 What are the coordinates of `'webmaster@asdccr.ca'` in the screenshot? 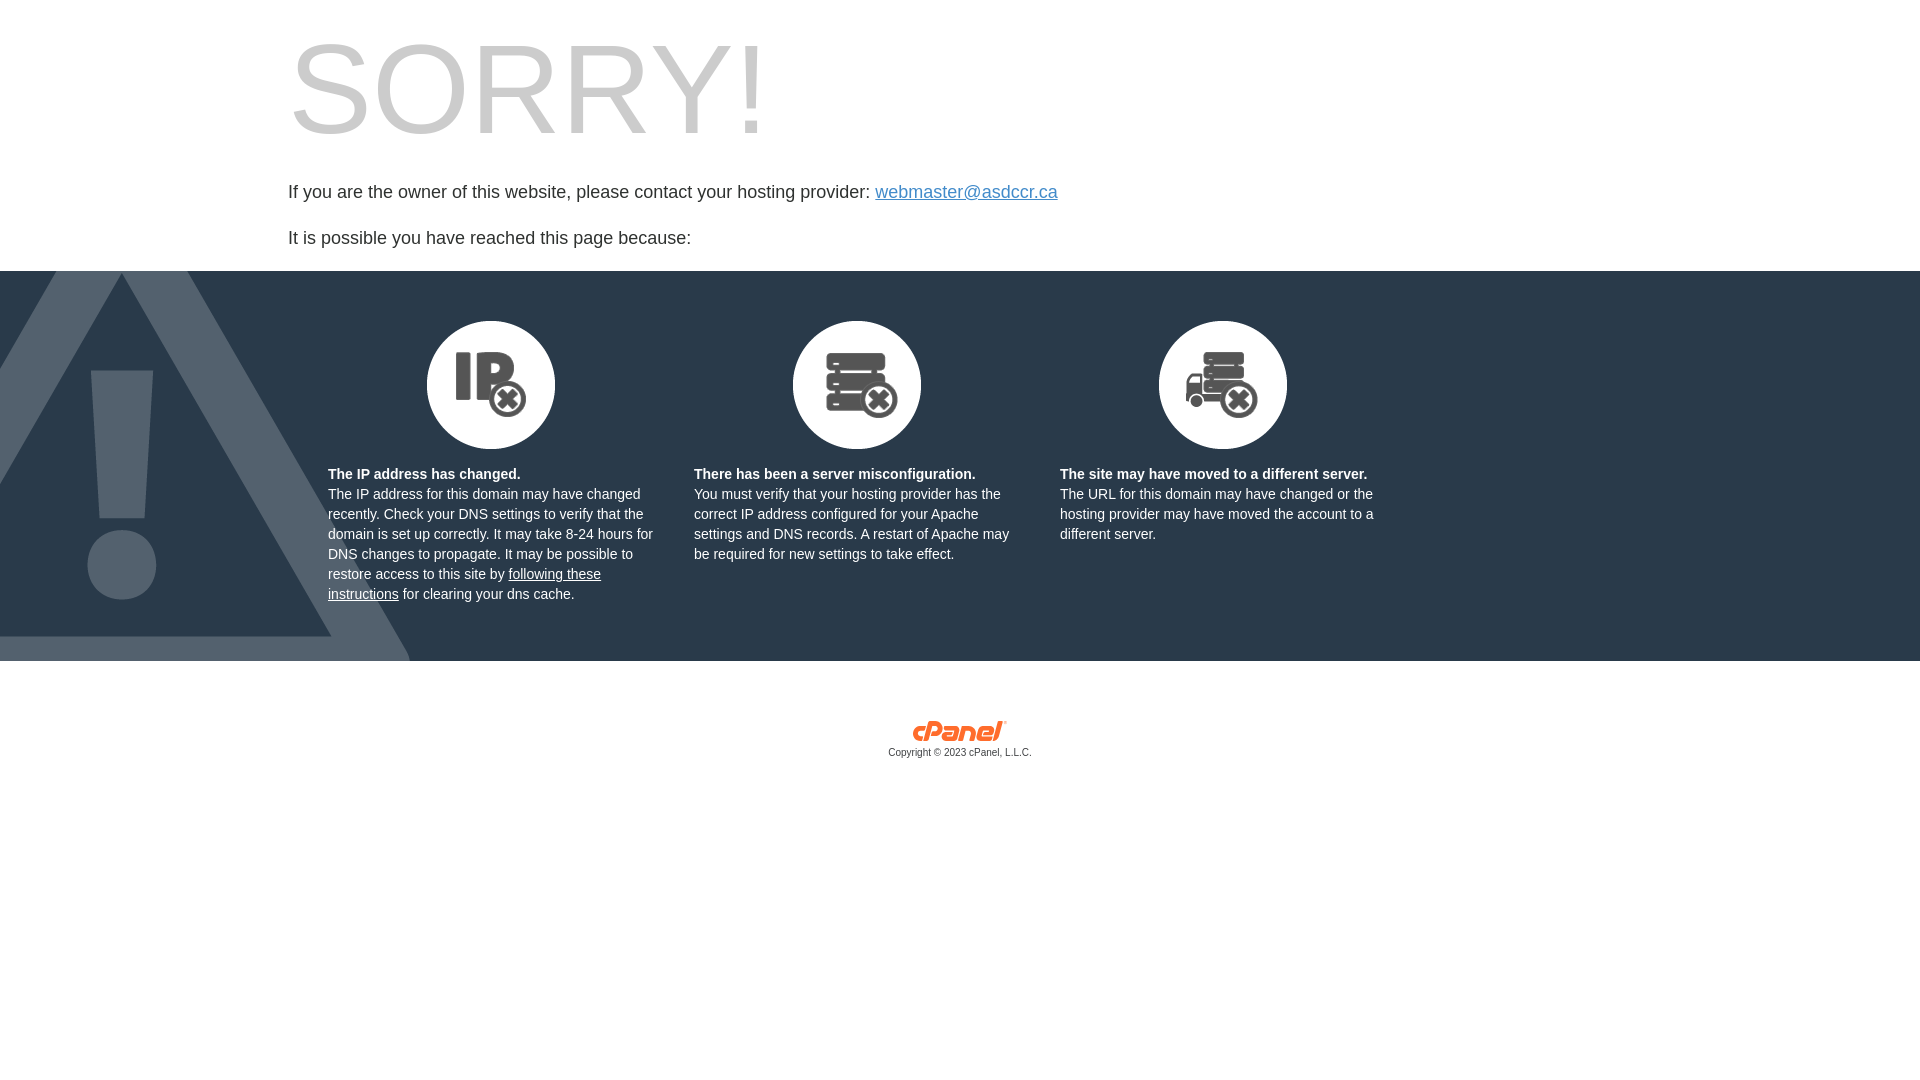 It's located at (965, 192).